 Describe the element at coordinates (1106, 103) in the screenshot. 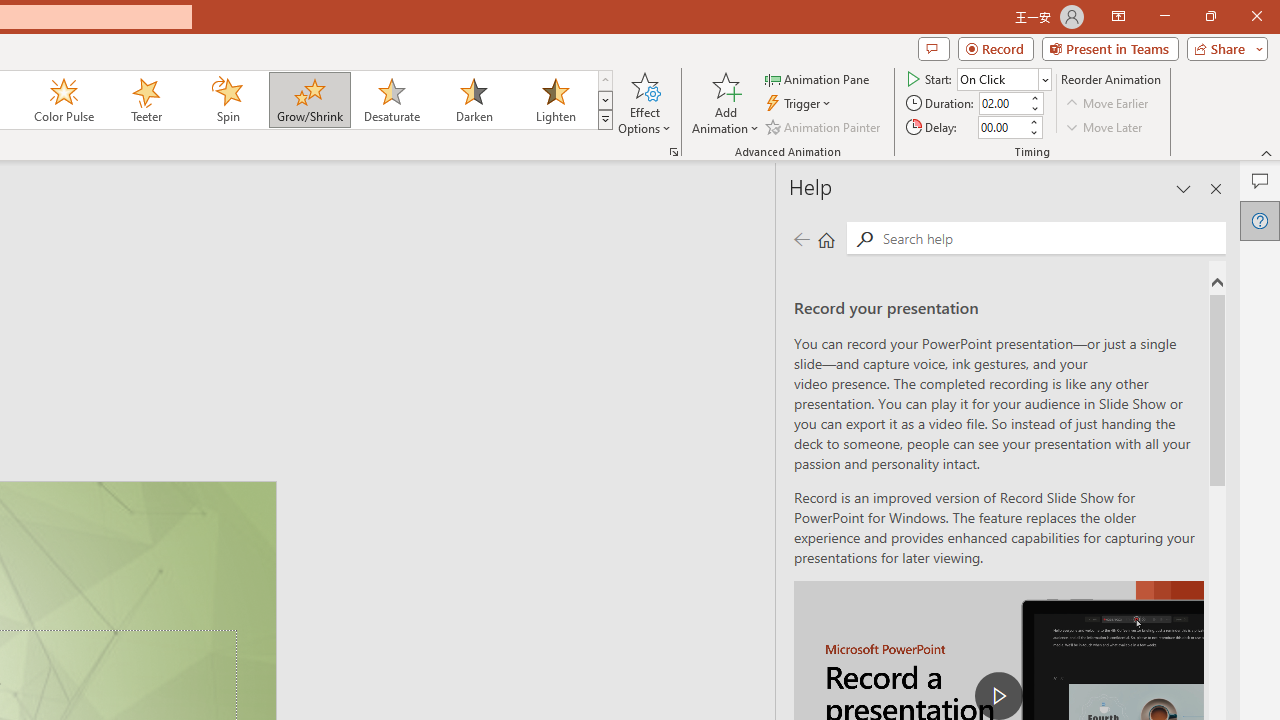

I see `'Move Earlier'` at that location.